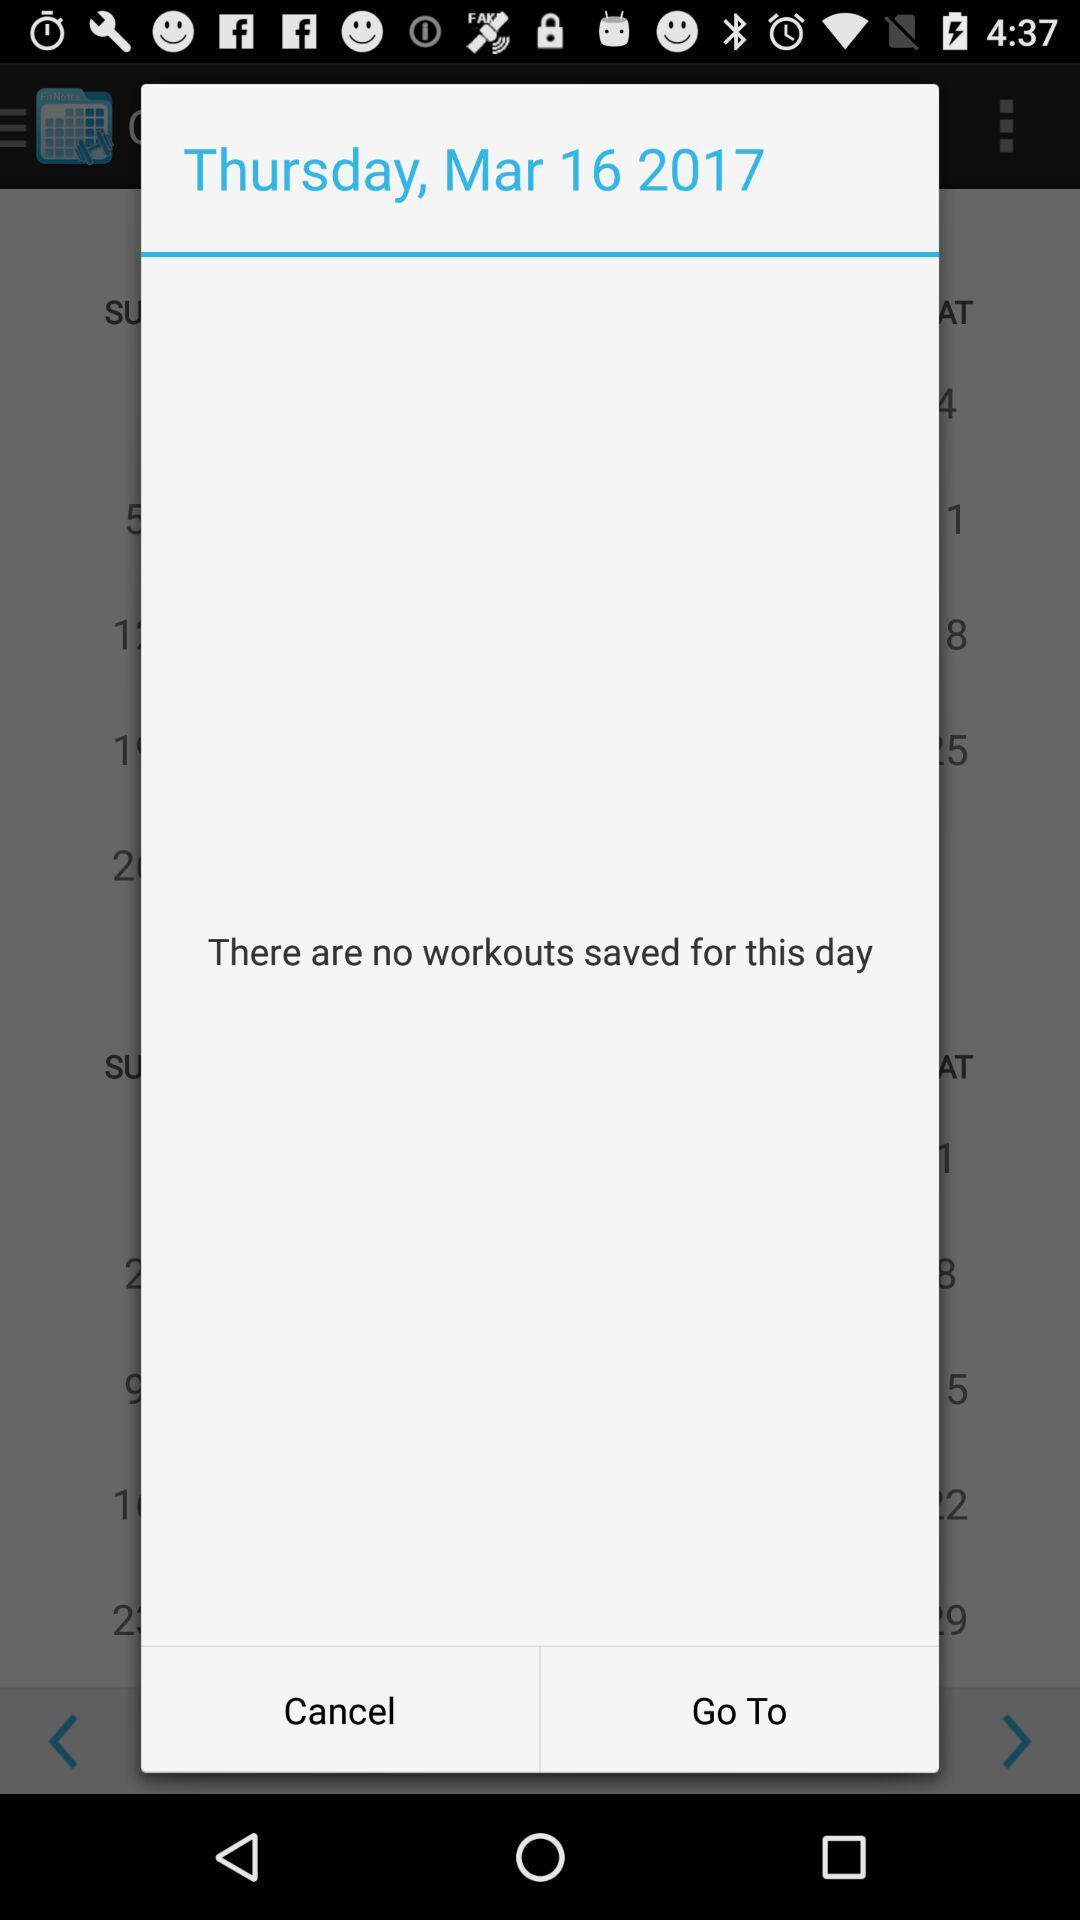  What do you see at coordinates (739, 1708) in the screenshot?
I see `go to button` at bounding box center [739, 1708].